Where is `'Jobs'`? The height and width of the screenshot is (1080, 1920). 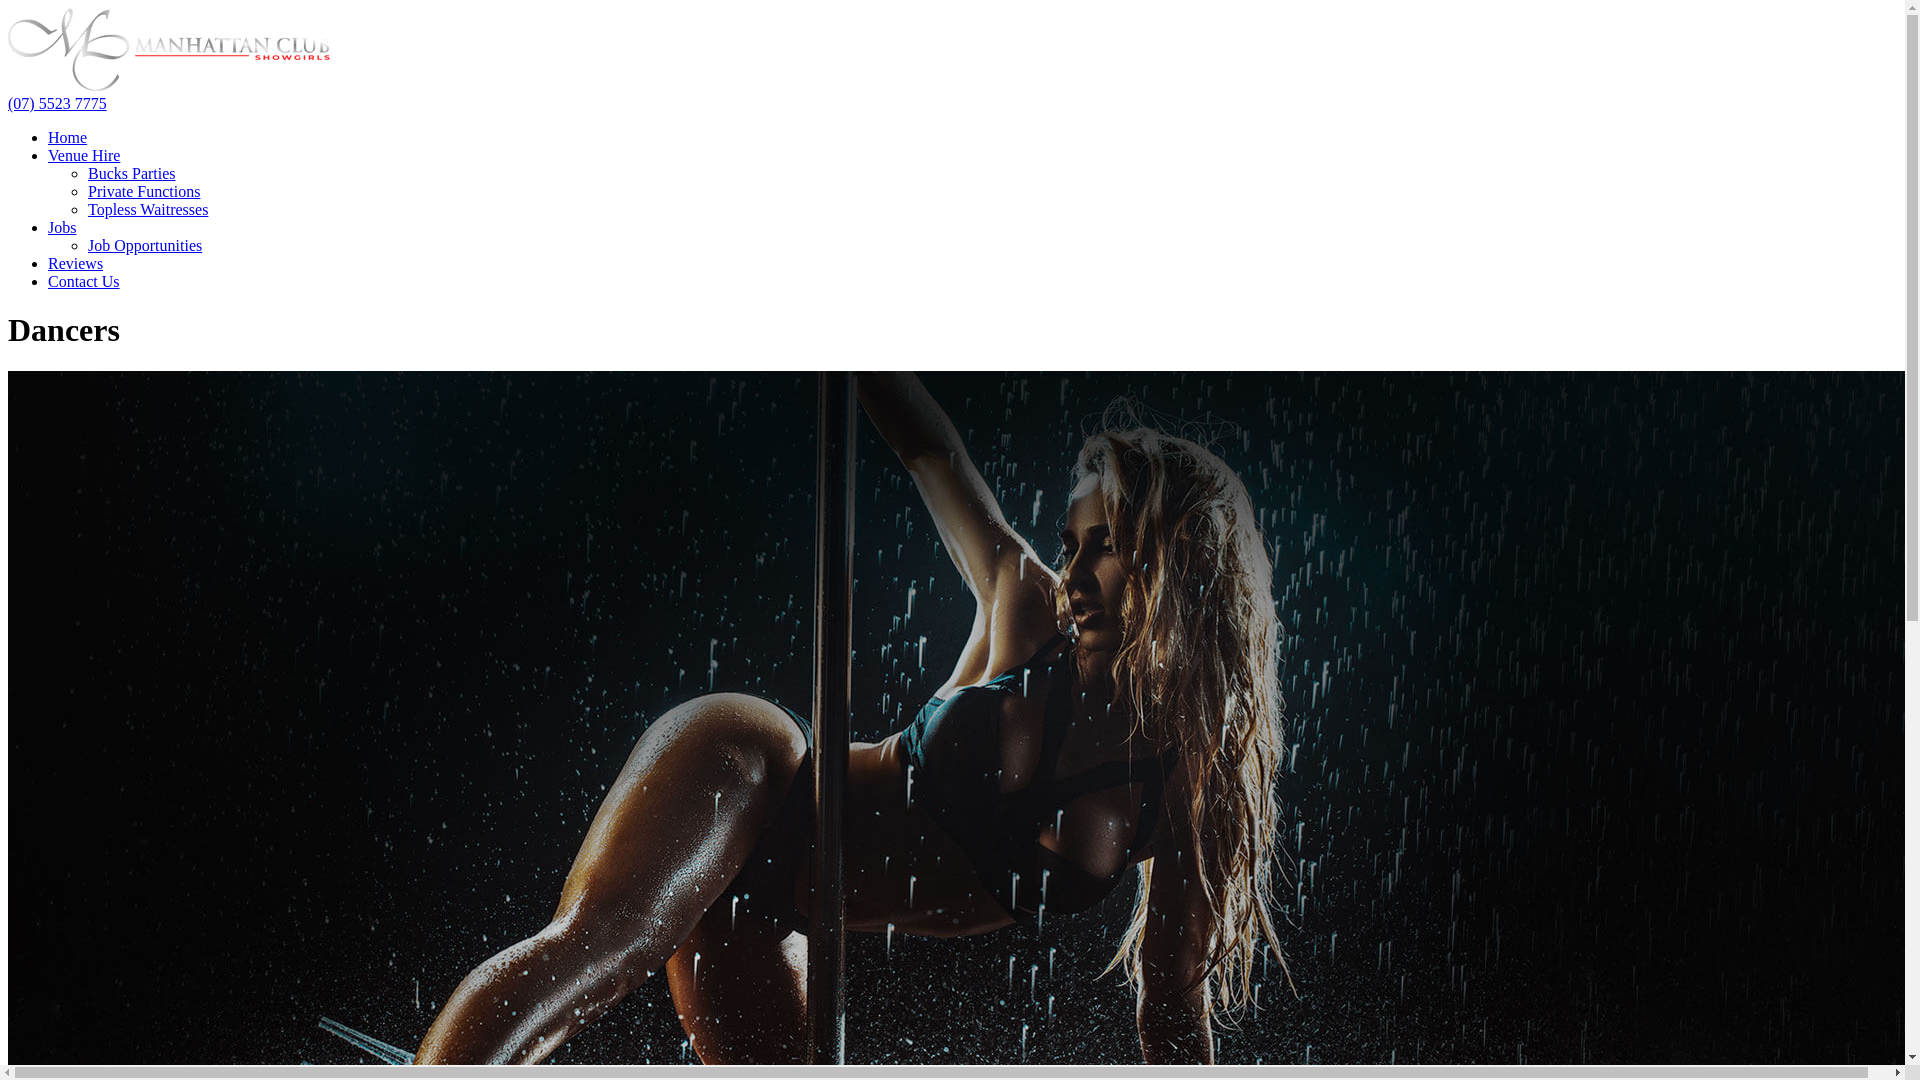
'Jobs' is located at coordinates (62, 226).